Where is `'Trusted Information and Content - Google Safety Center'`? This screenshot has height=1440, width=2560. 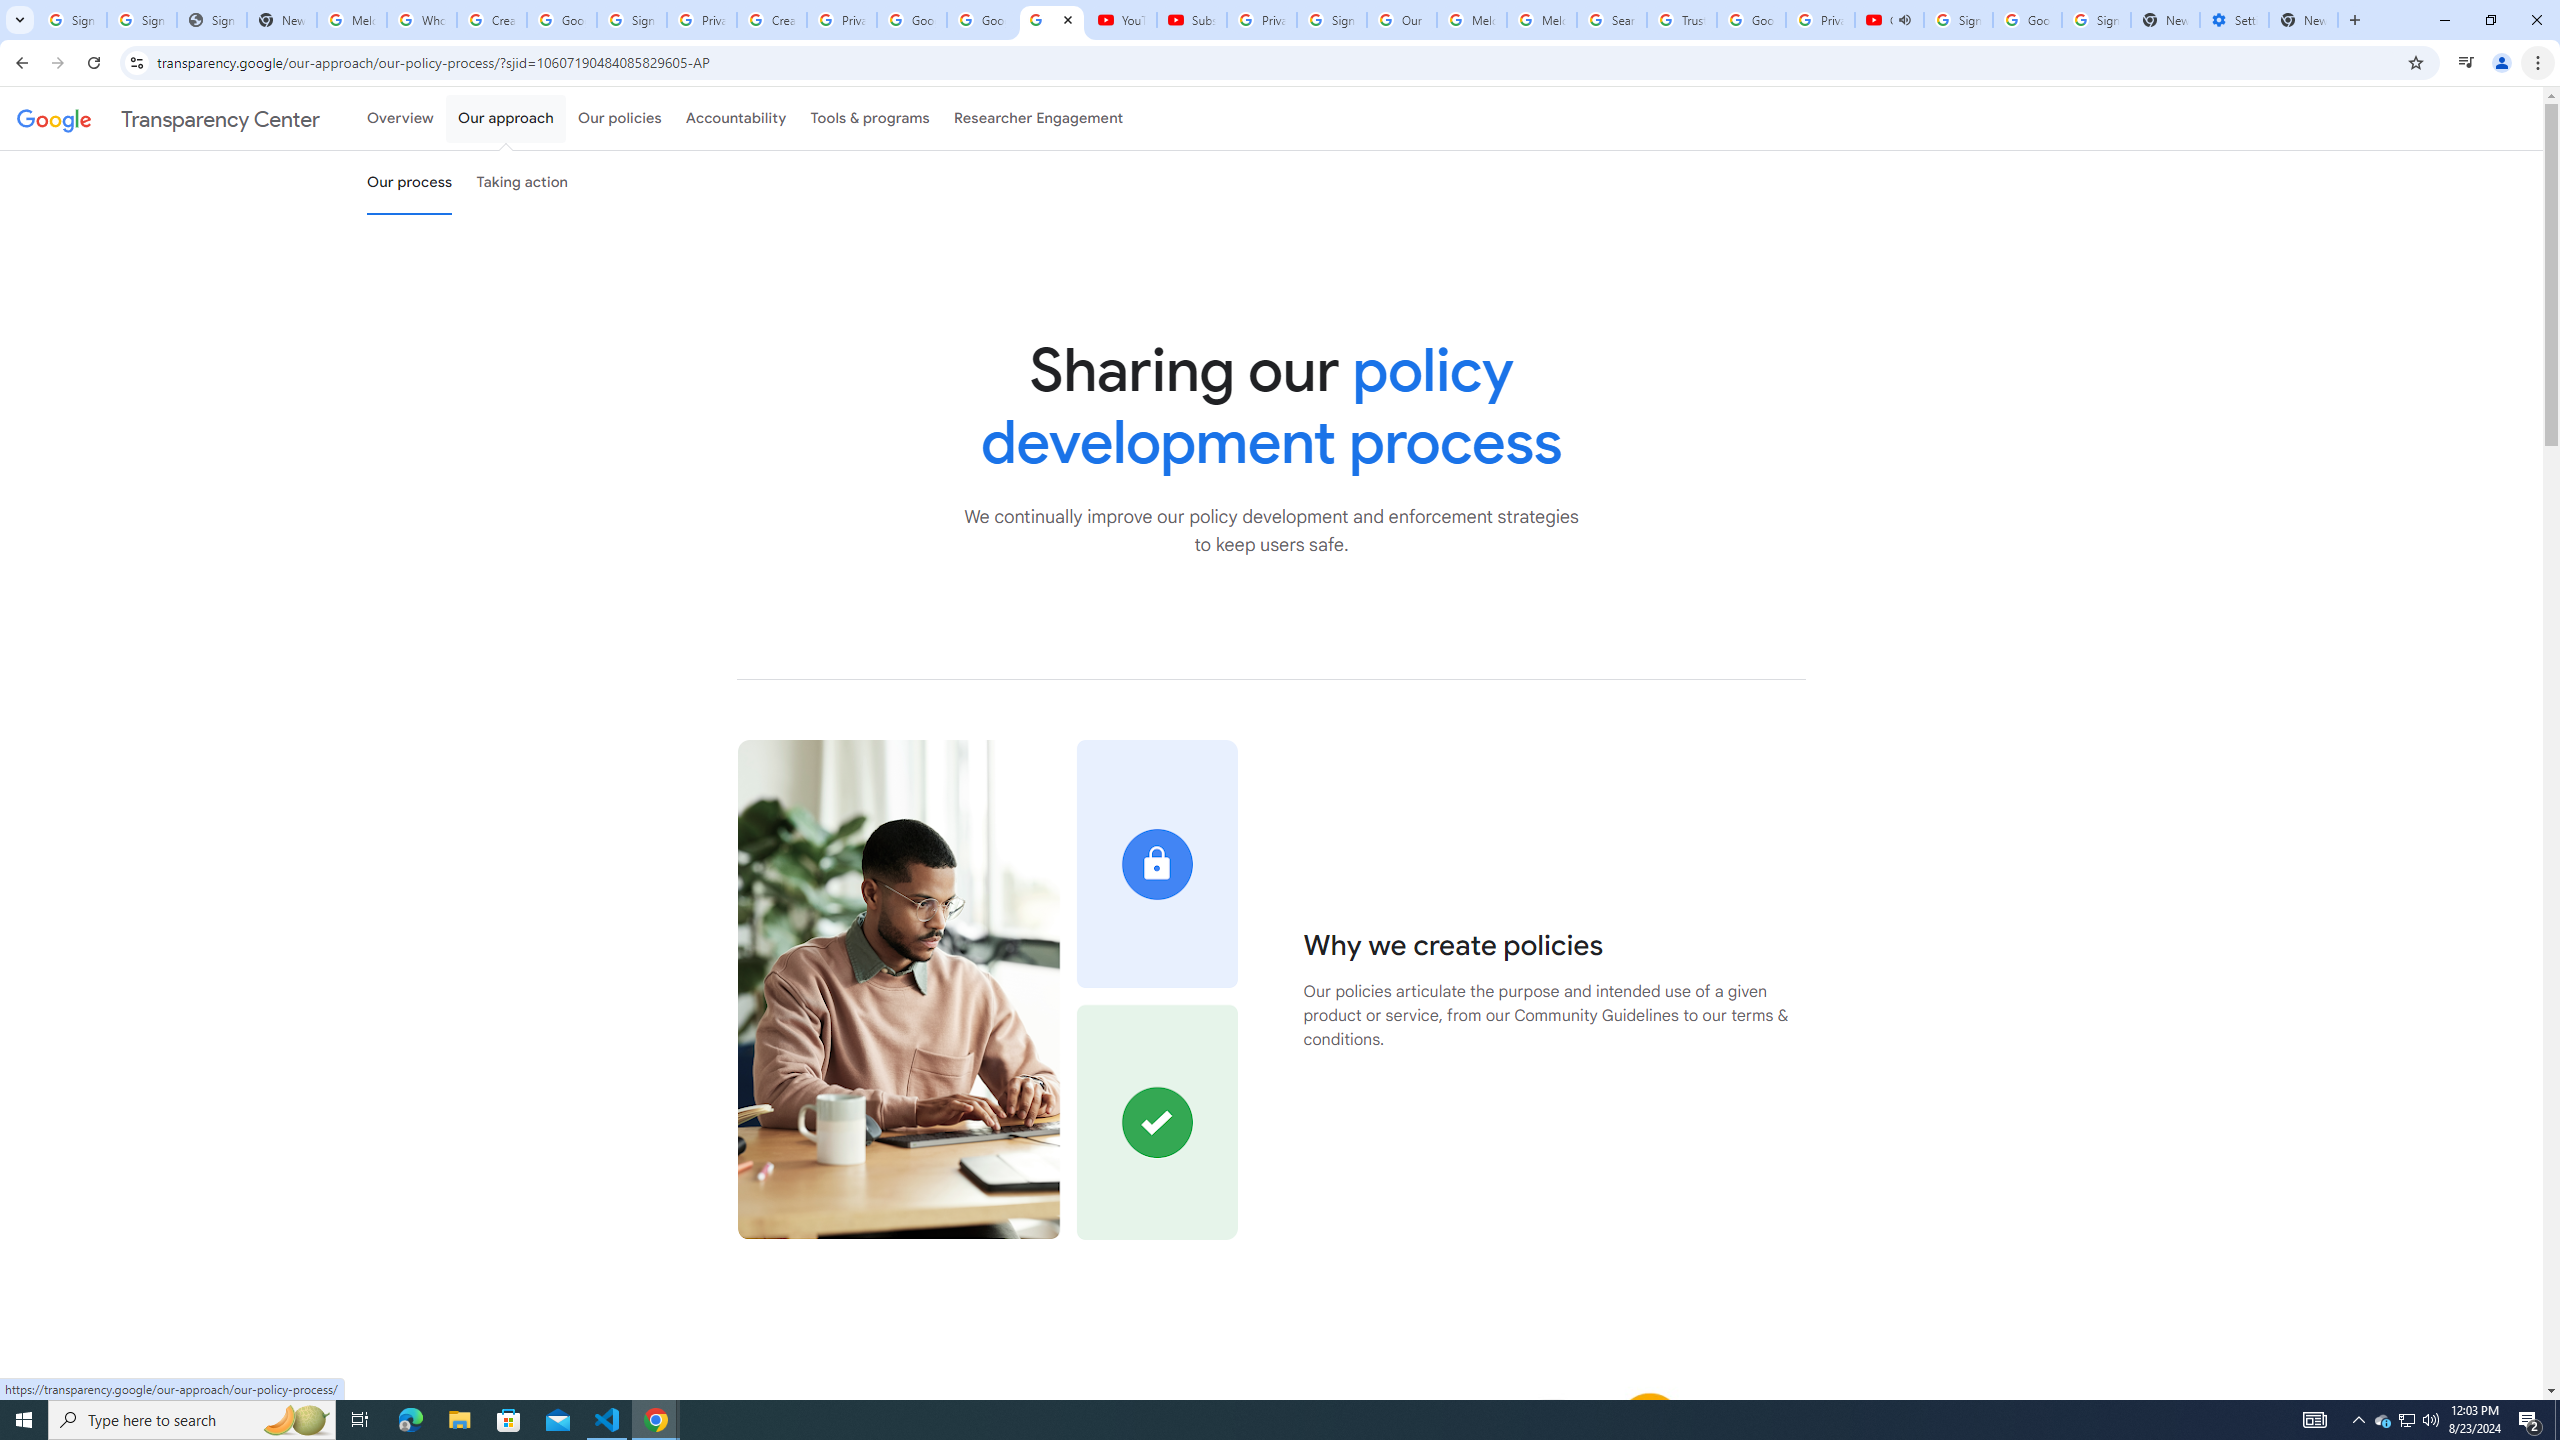 'Trusted Information and Content - Google Safety Center' is located at coordinates (1680, 19).